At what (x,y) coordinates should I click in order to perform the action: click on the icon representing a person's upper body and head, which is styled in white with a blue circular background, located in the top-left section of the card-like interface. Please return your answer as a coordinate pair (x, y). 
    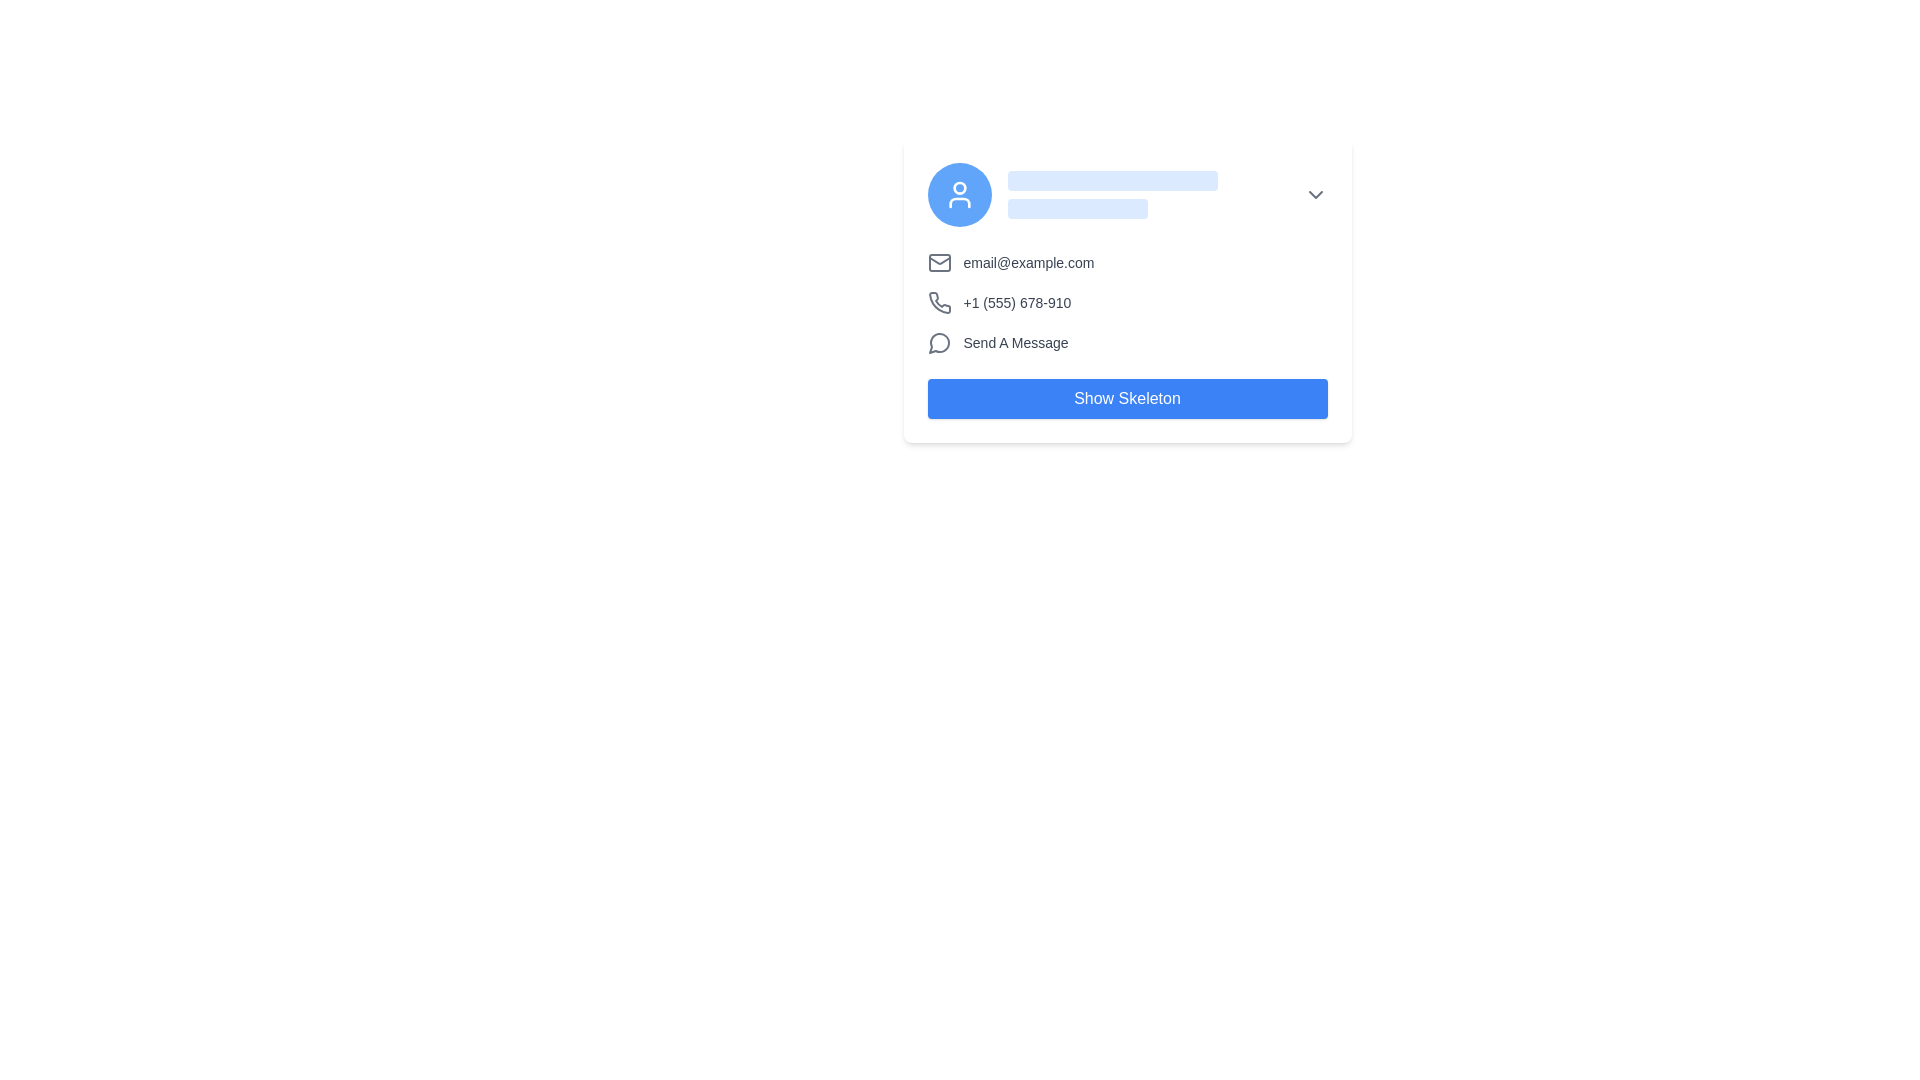
    Looking at the image, I should click on (958, 195).